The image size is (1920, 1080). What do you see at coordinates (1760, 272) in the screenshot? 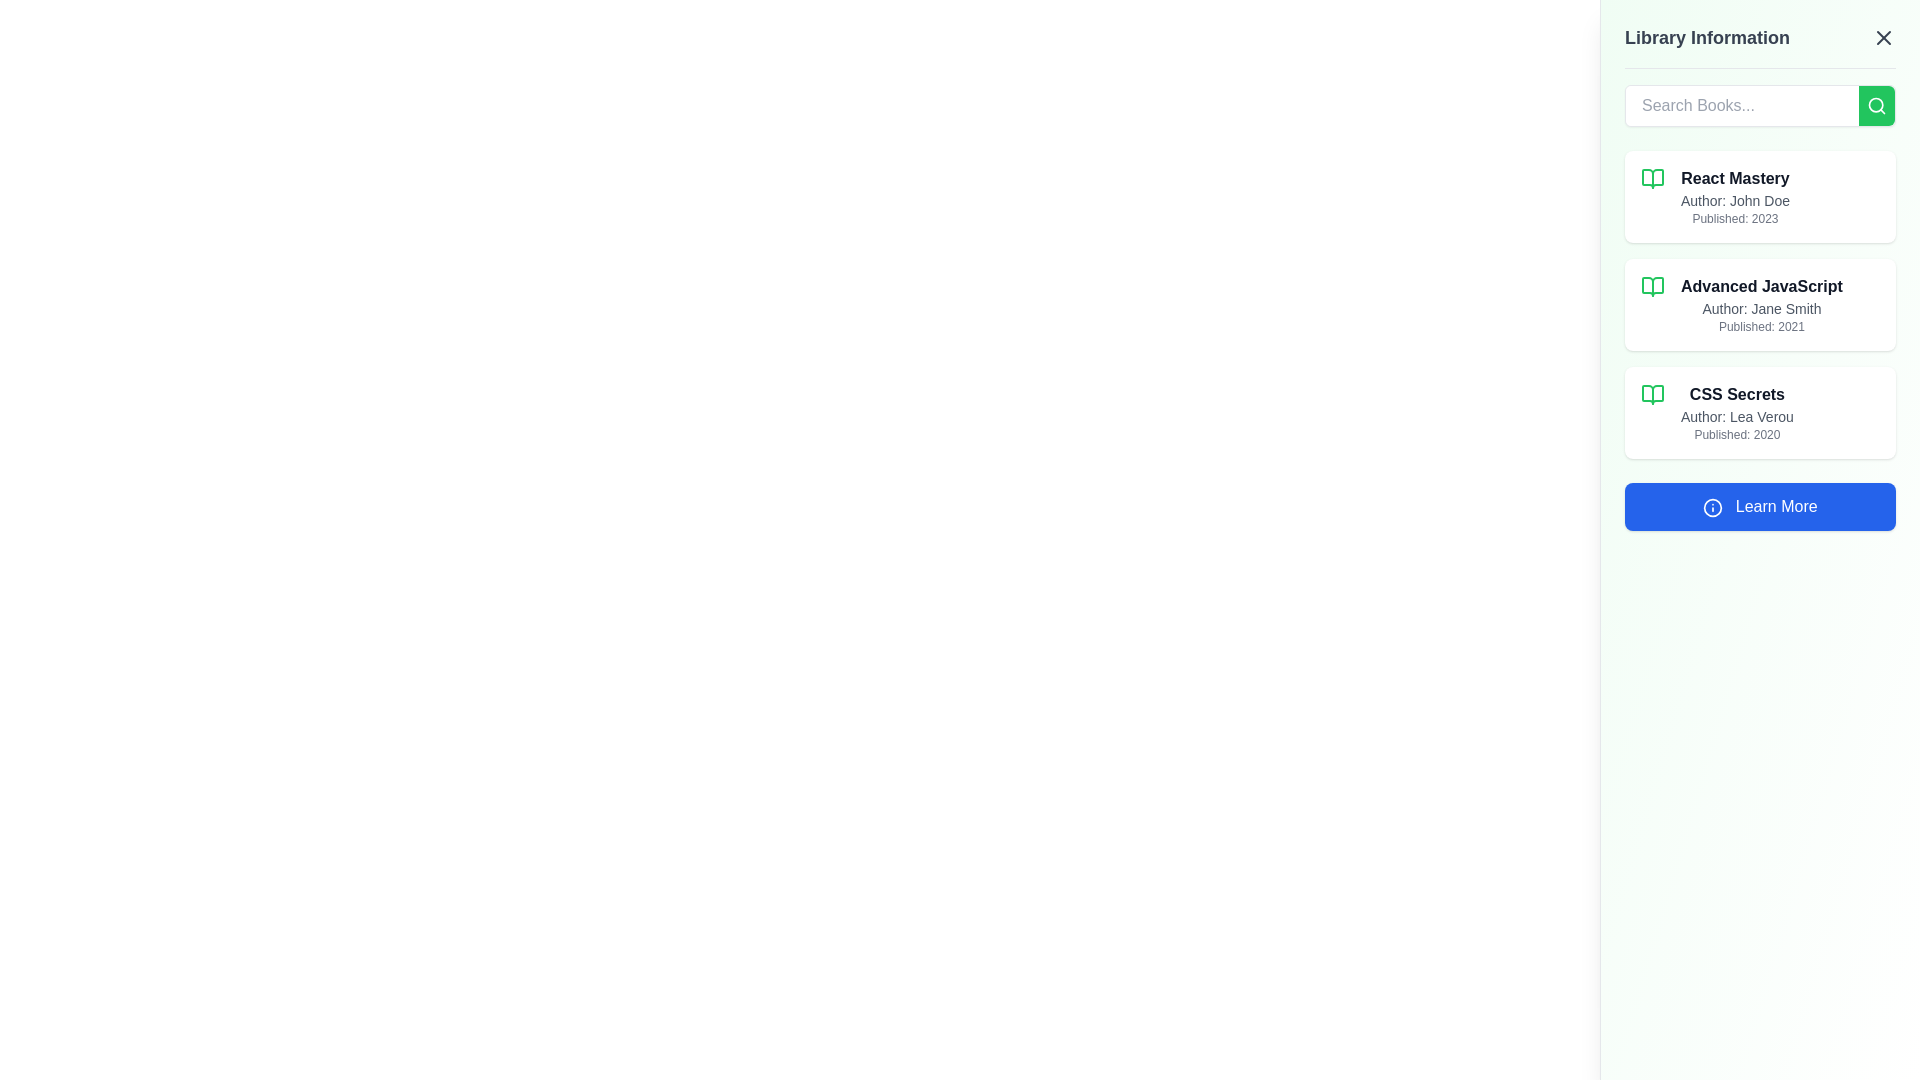
I see `the second book card` at bounding box center [1760, 272].